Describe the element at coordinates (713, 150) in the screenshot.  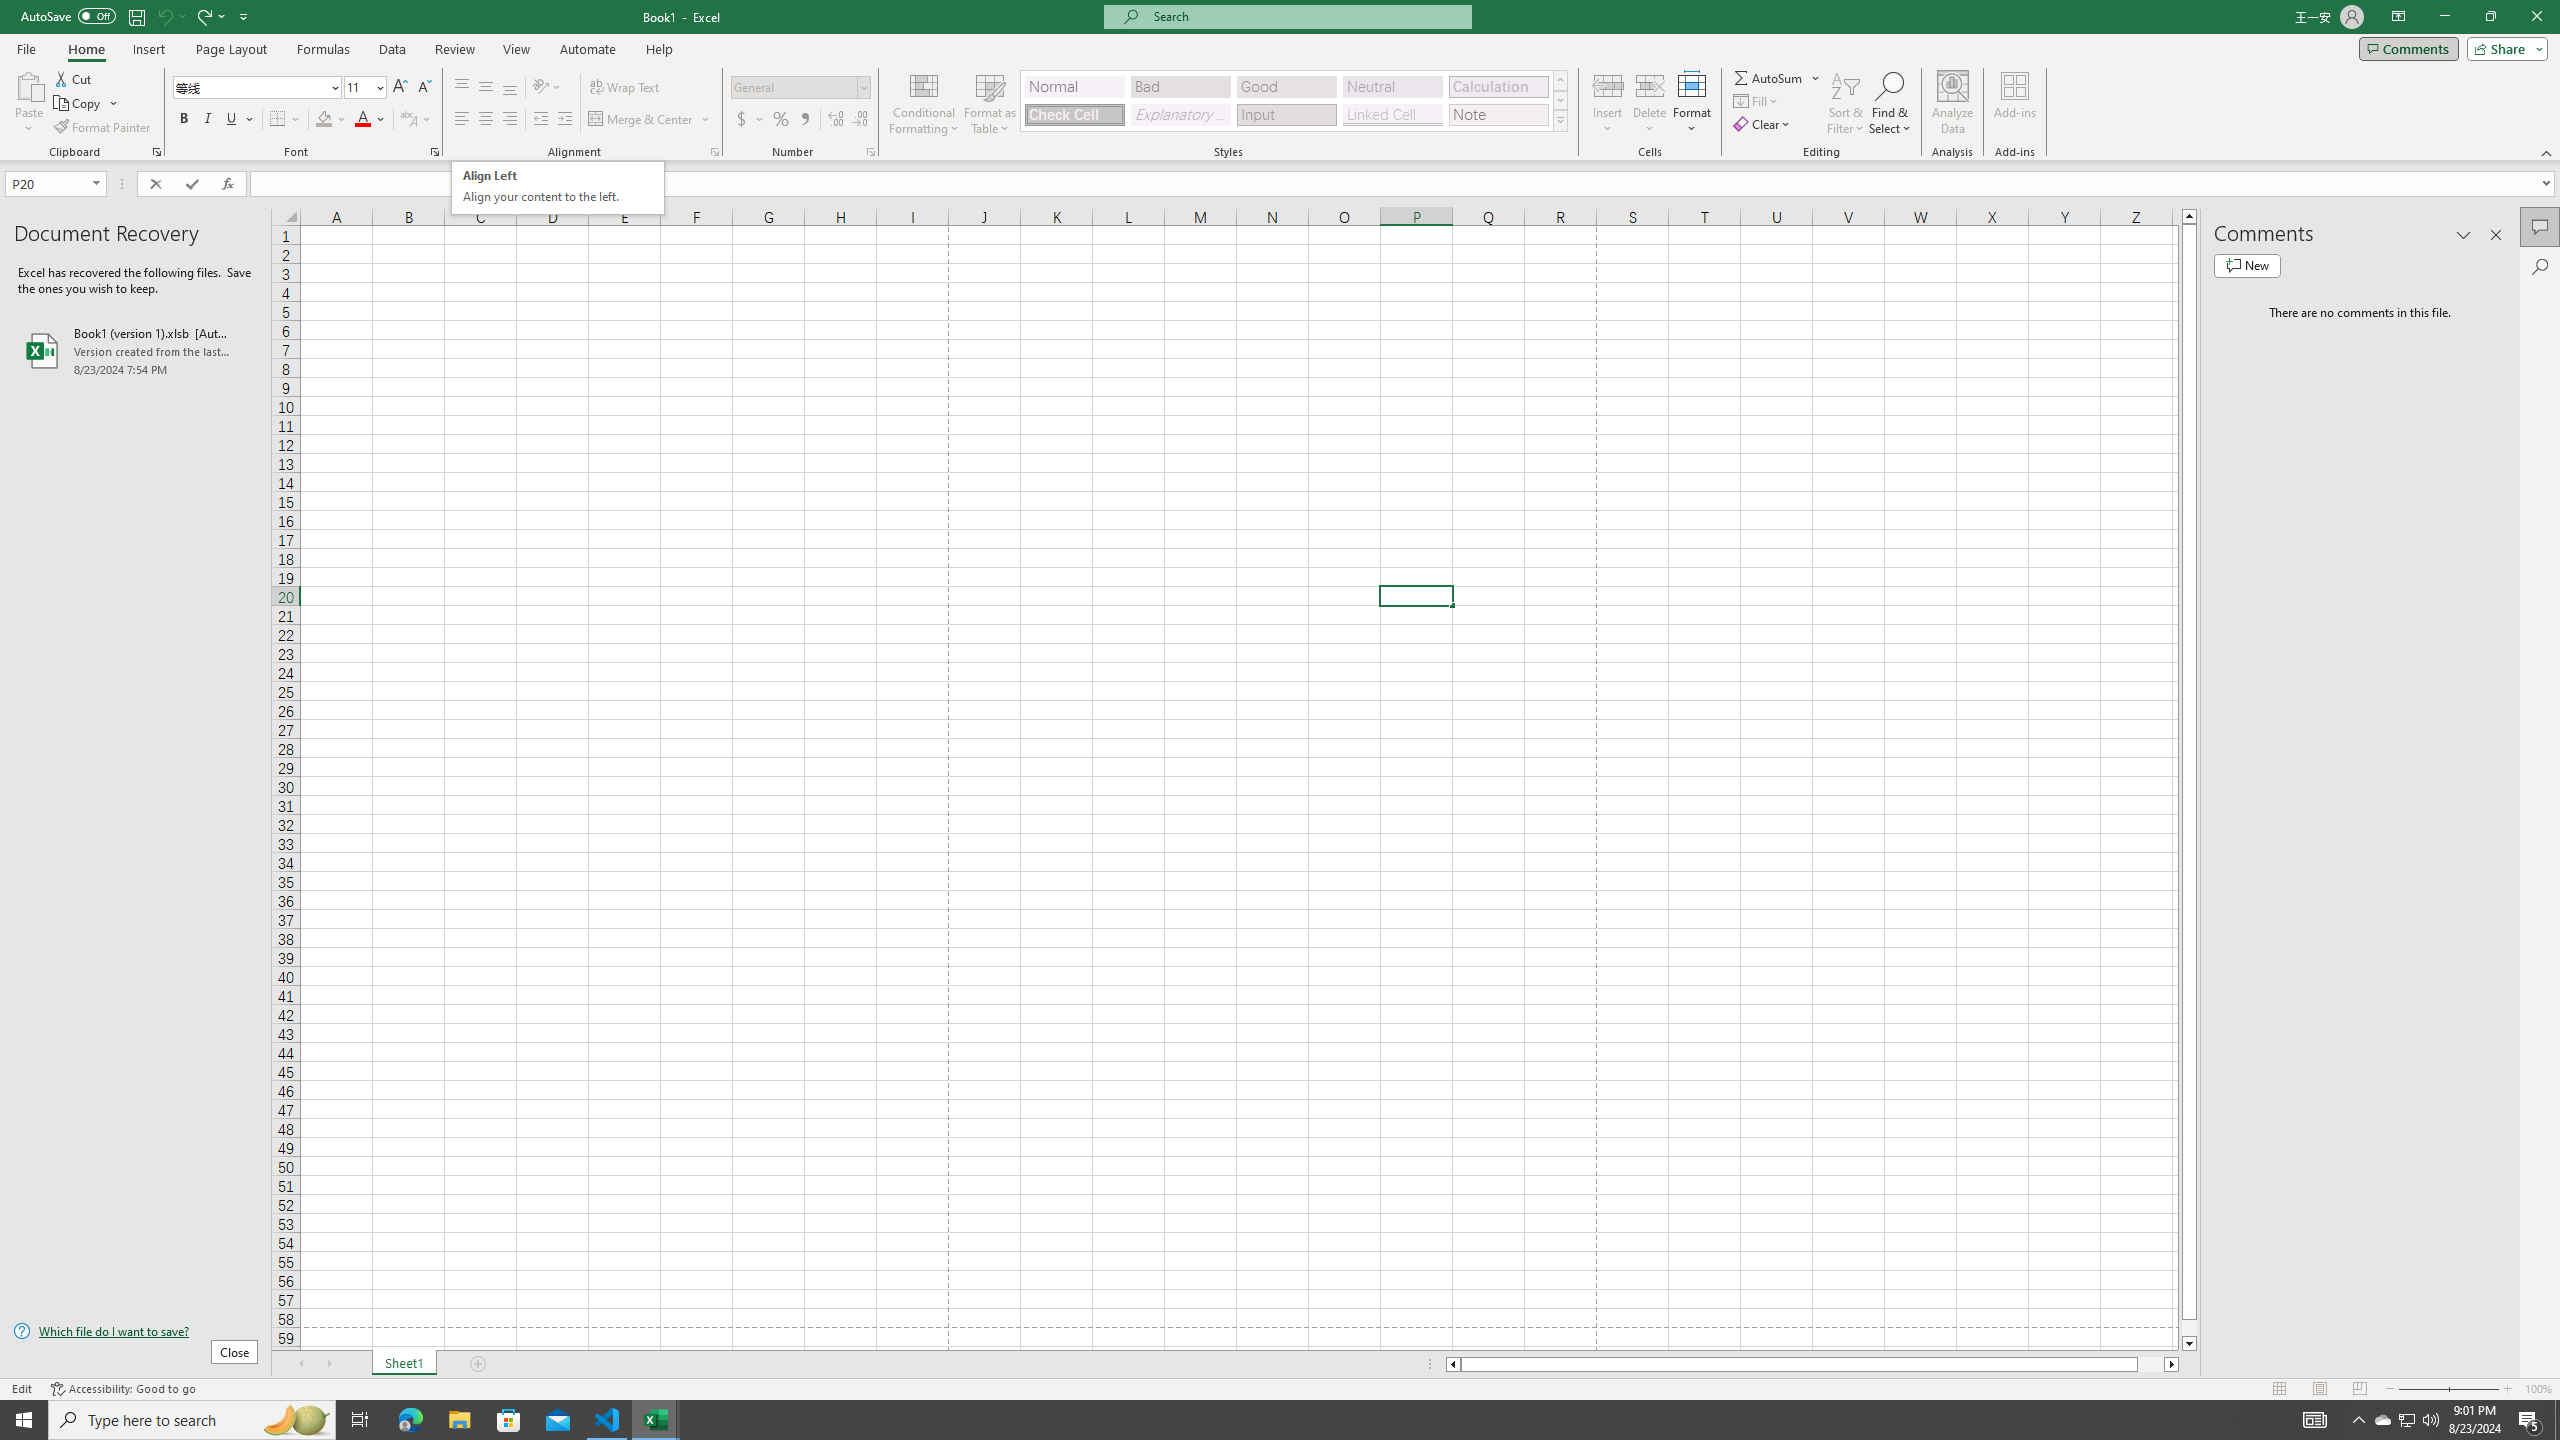
I see `'Format Cell Alignment'` at that location.